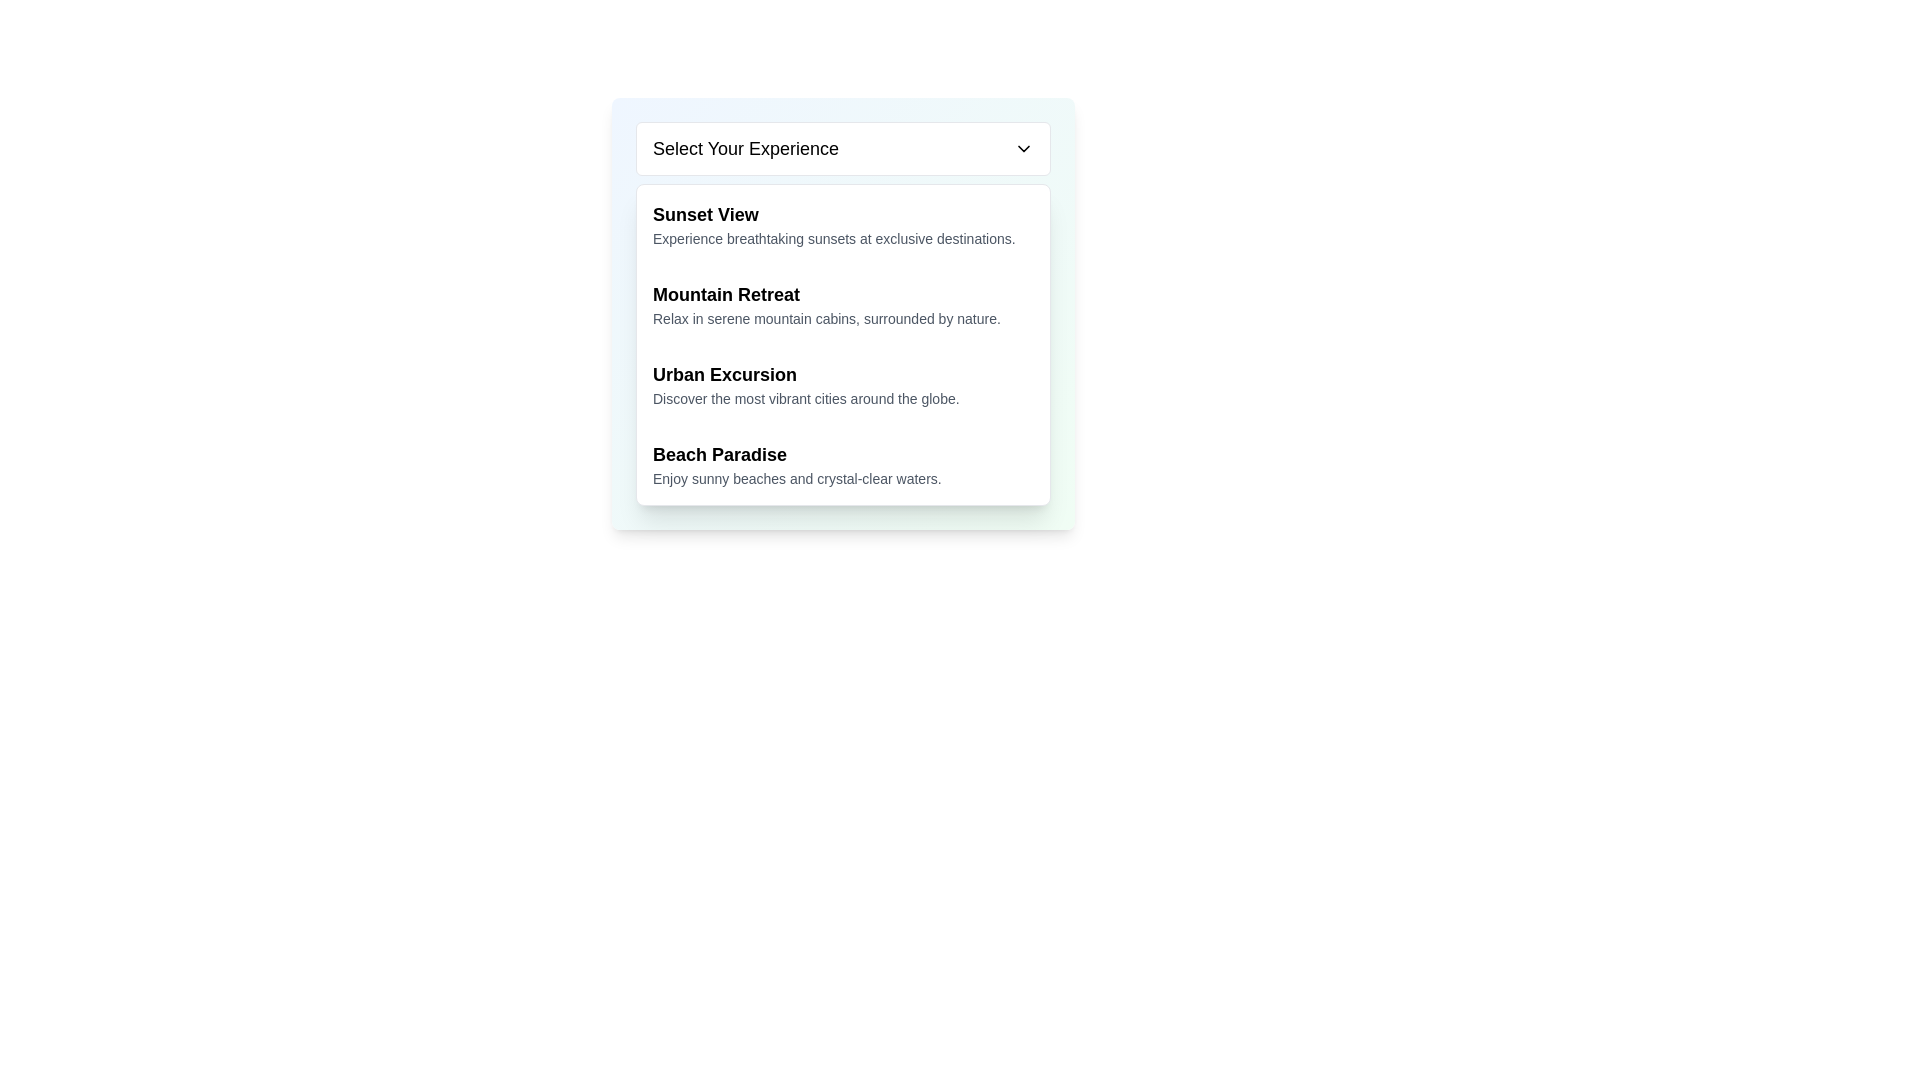  Describe the element at coordinates (843, 478) in the screenshot. I see `descriptive text label located beneath the title 'Beach Paradise' in the fourth item of a vertical list` at that location.